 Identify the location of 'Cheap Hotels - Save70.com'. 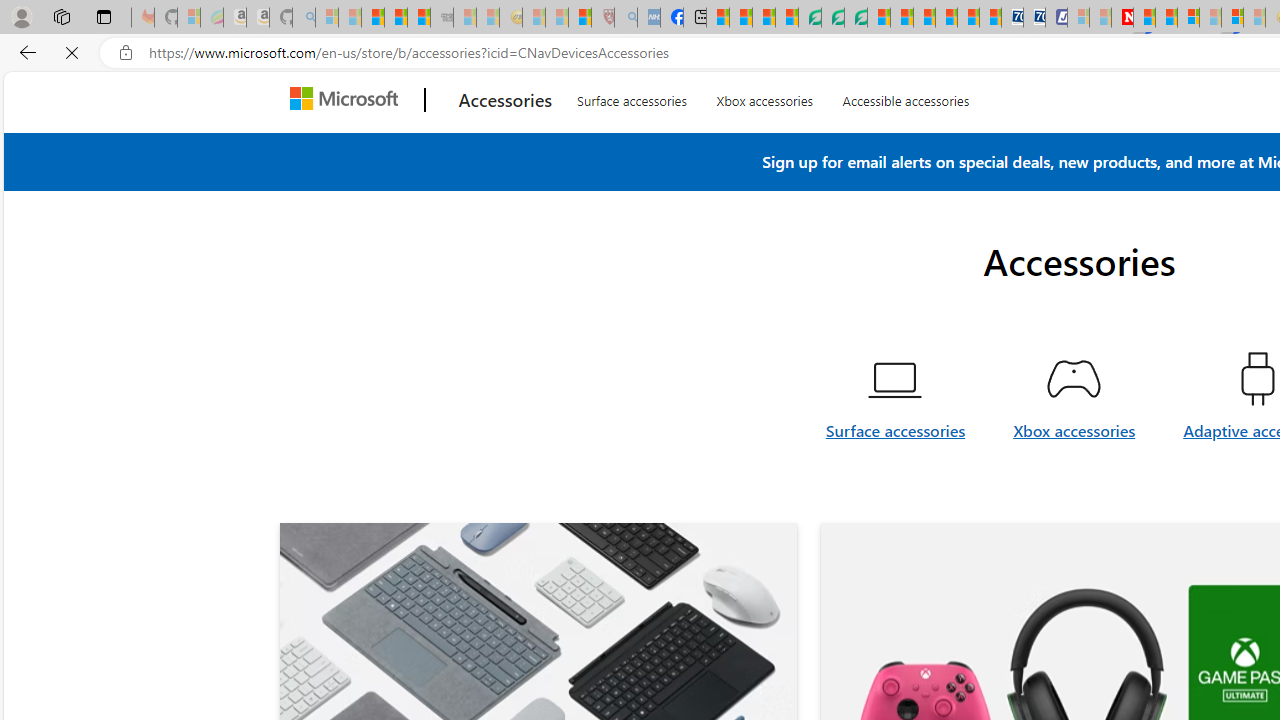
(1034, 17).